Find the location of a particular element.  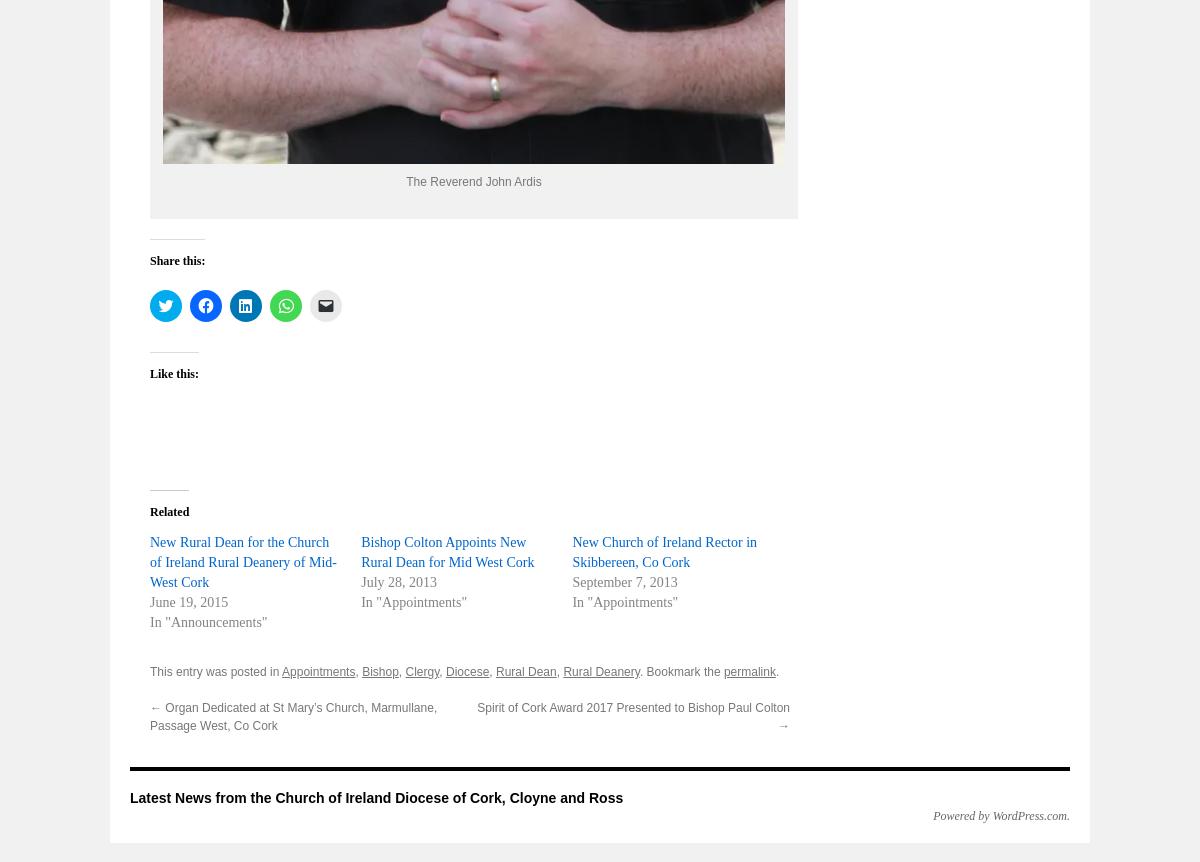

'Latest News from the Church of Ireland Diocese of Cork, Cloyne and Ross' is located at coordinates (376, 797).